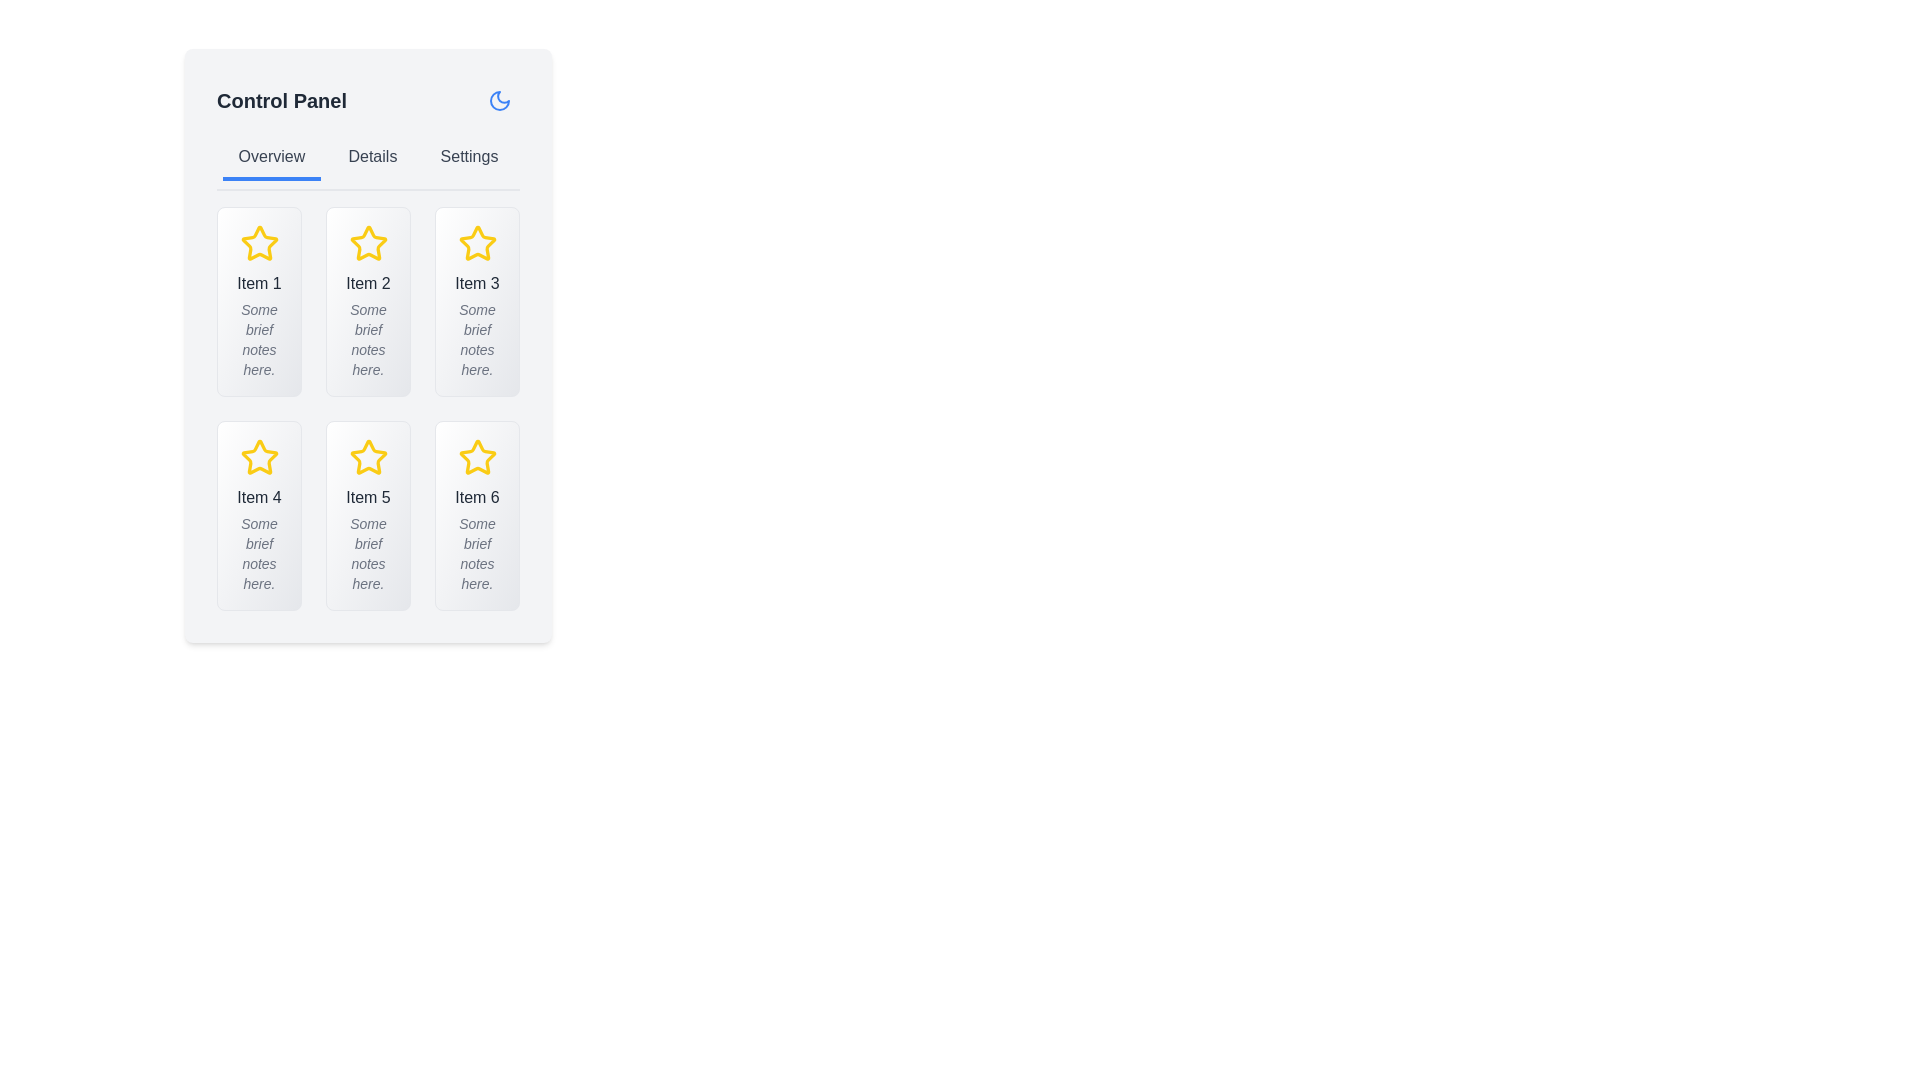 The width and height of the screenshot is (1920, 1080). Describe the element at coordinates (368, 163) in the screenshot. I see `the Tab group located below the 'Control Panel' heading` at that location.